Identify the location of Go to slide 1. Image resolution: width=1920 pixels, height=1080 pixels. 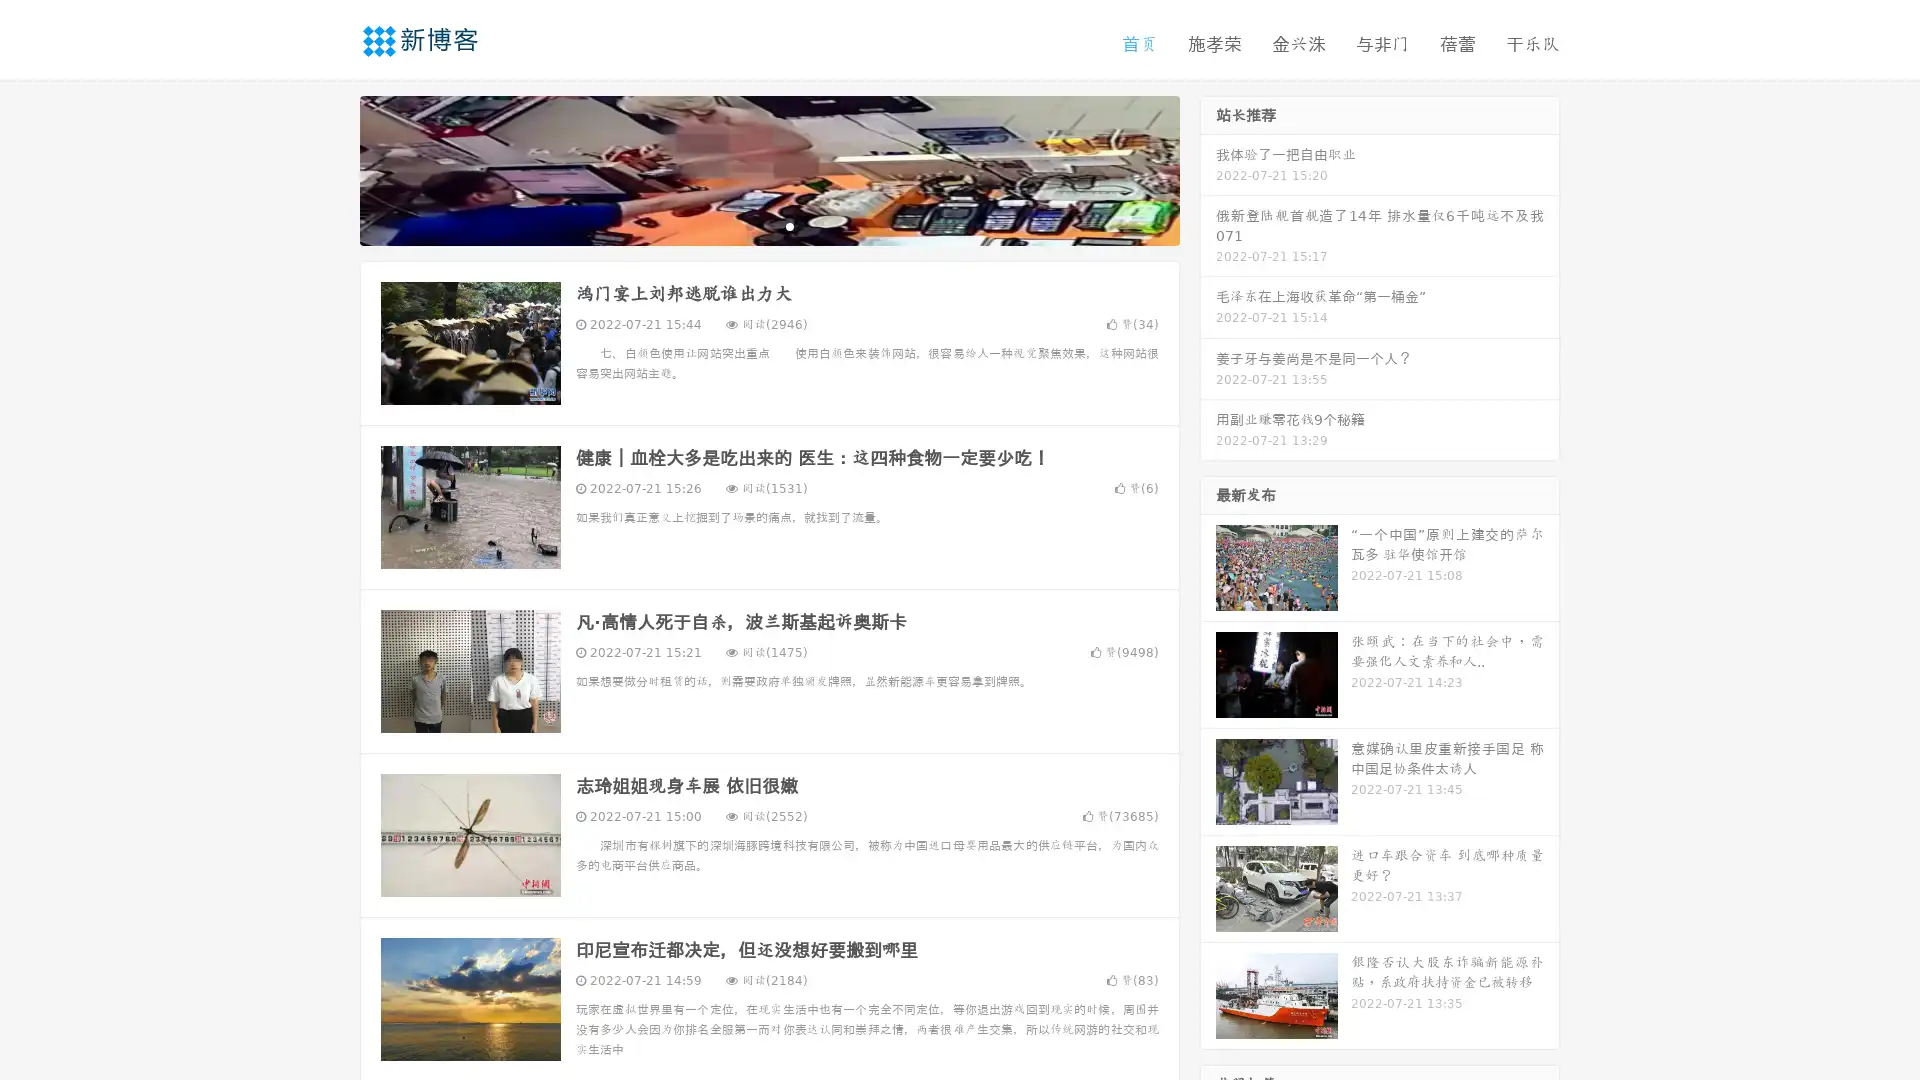
(748, 225).